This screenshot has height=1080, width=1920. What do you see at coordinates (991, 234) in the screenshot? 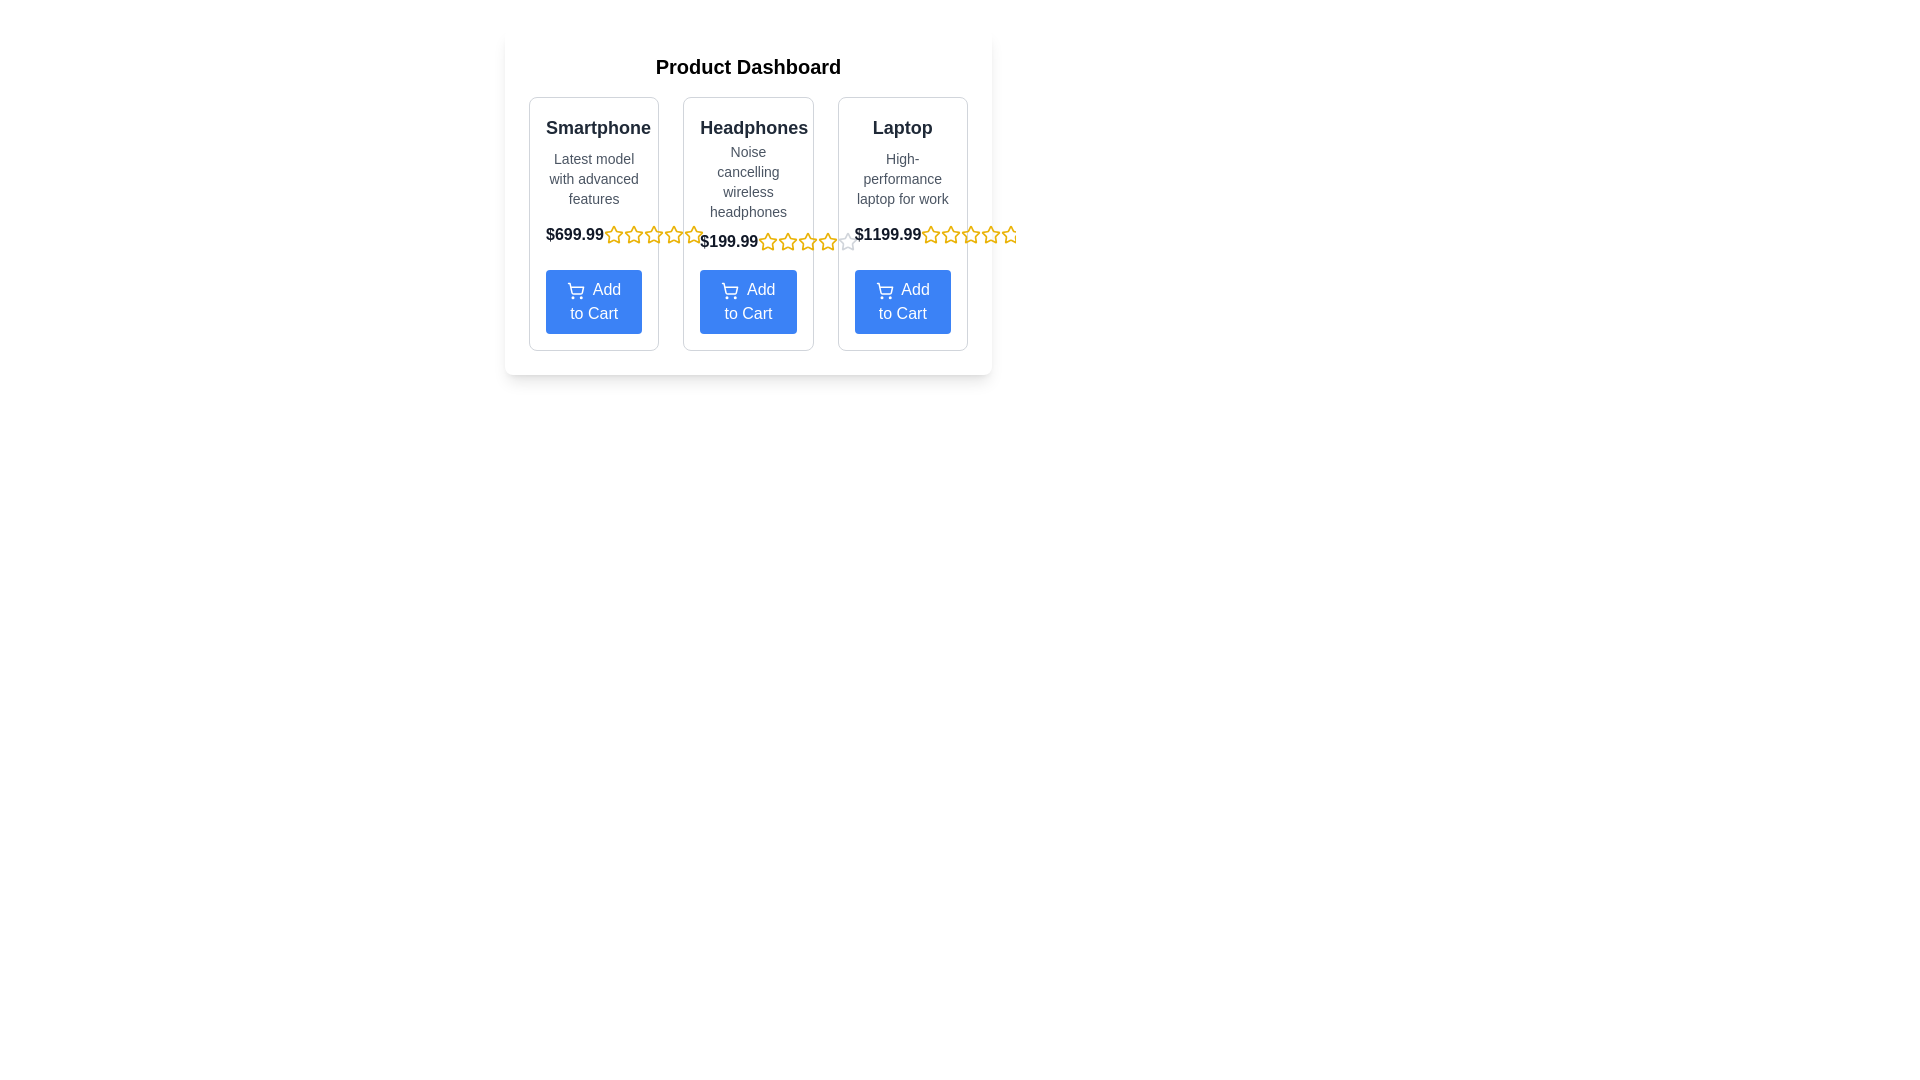
I see `the fifth star-shaped icon in the rating section of the Laptop product card` at bounding box center [991, 234].